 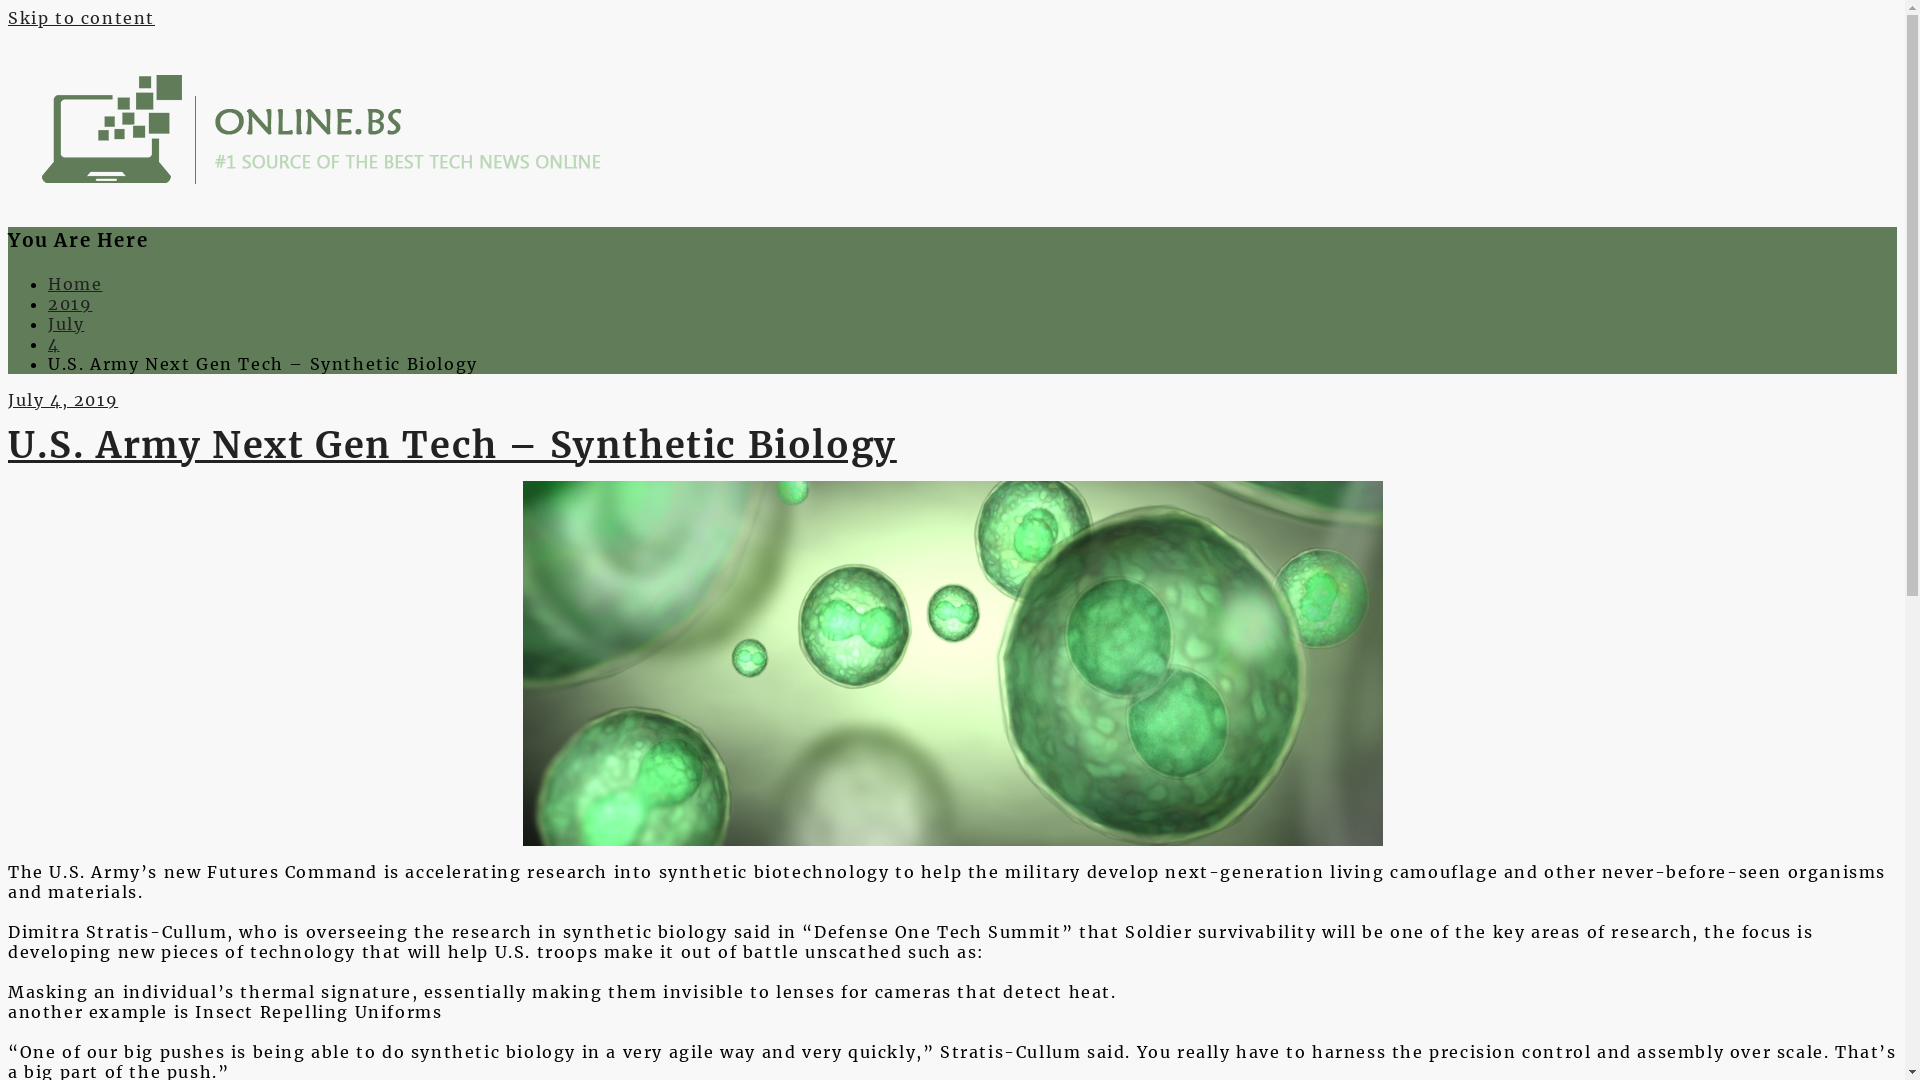 What do you see at coordinates (48, 304) in the screenshot?
I see `'2019'` at bounding box center [48, 304].